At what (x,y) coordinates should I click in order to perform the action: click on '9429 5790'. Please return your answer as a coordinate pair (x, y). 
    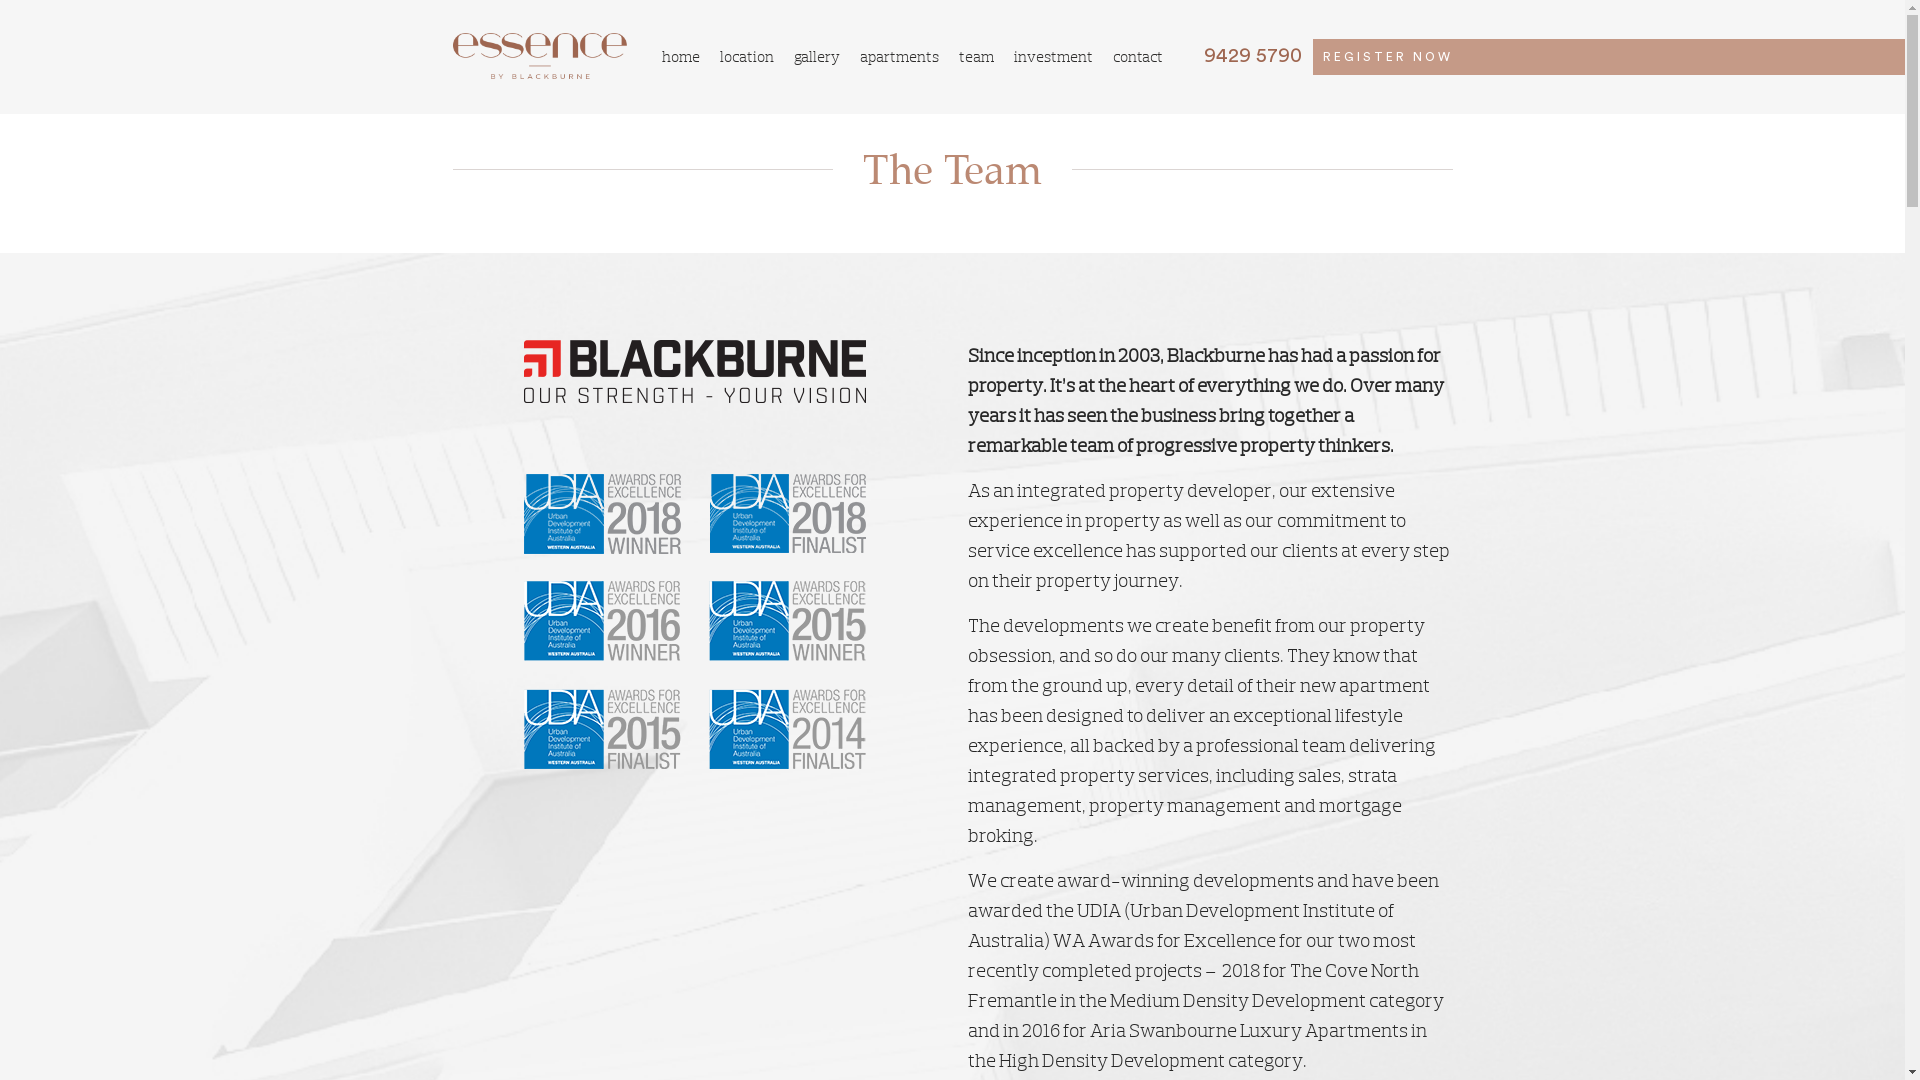
    Looking at the image, I should click on (1241, 55).